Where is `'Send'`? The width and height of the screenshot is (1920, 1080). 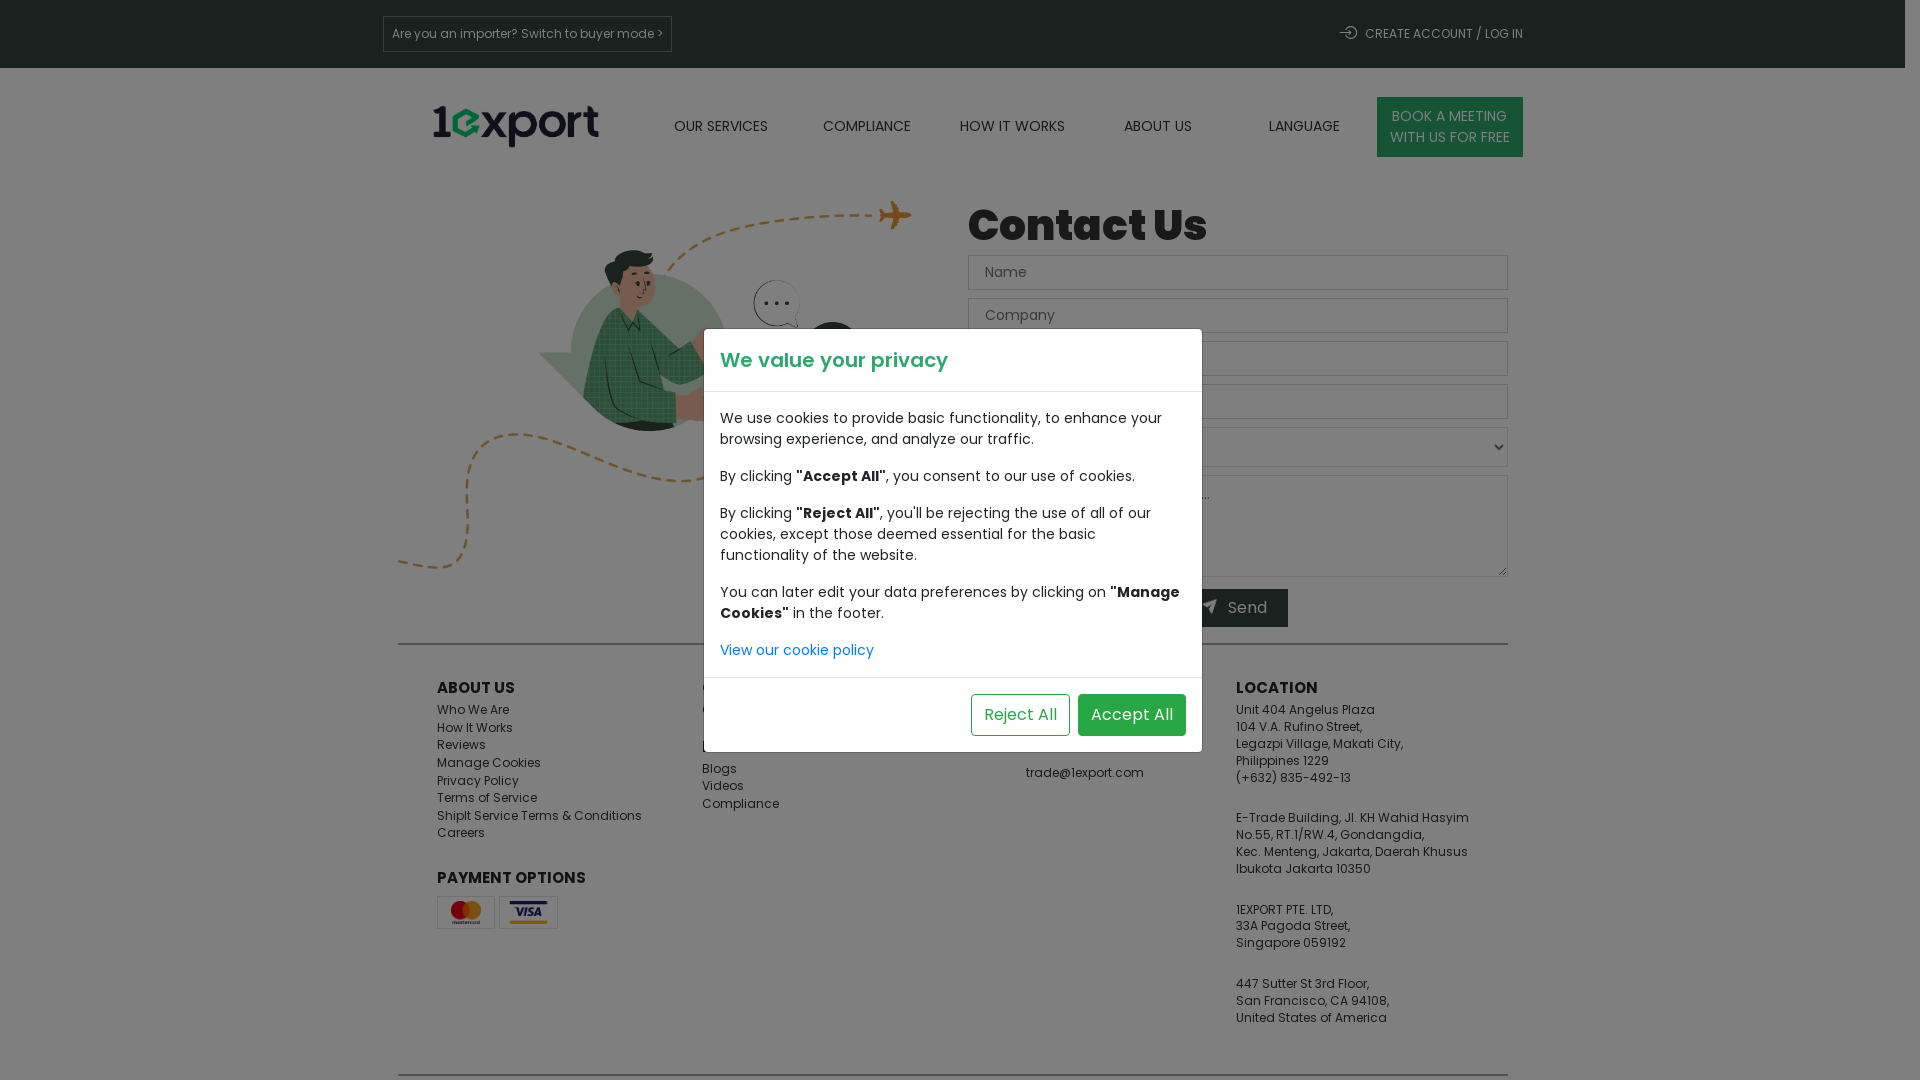
'Send' is located at coordinates (1236, 607).